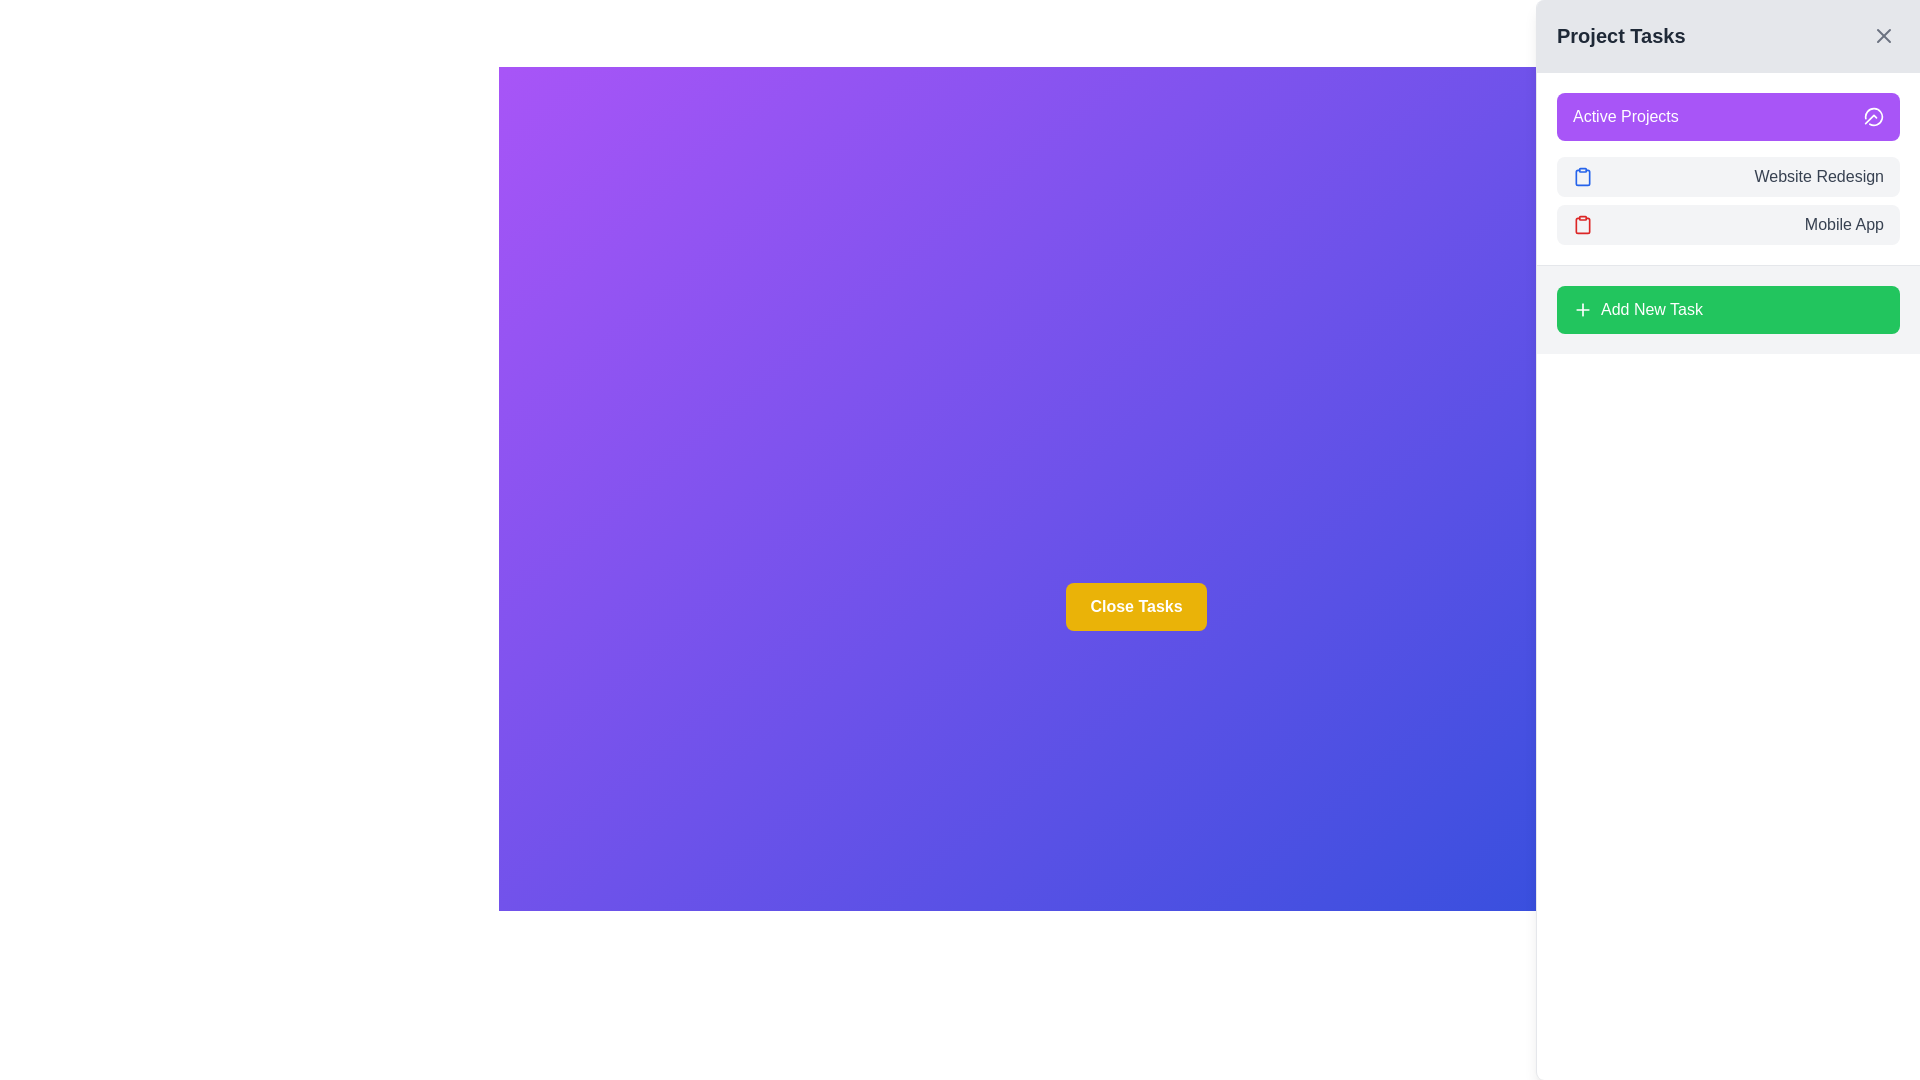 This screenshot has height=1080, width=1920. I want to click on the close button with an SVG cross icon located at the top-right corner of the 'Project Tasks' panel to observe the hover effects, so click(1882, 35).